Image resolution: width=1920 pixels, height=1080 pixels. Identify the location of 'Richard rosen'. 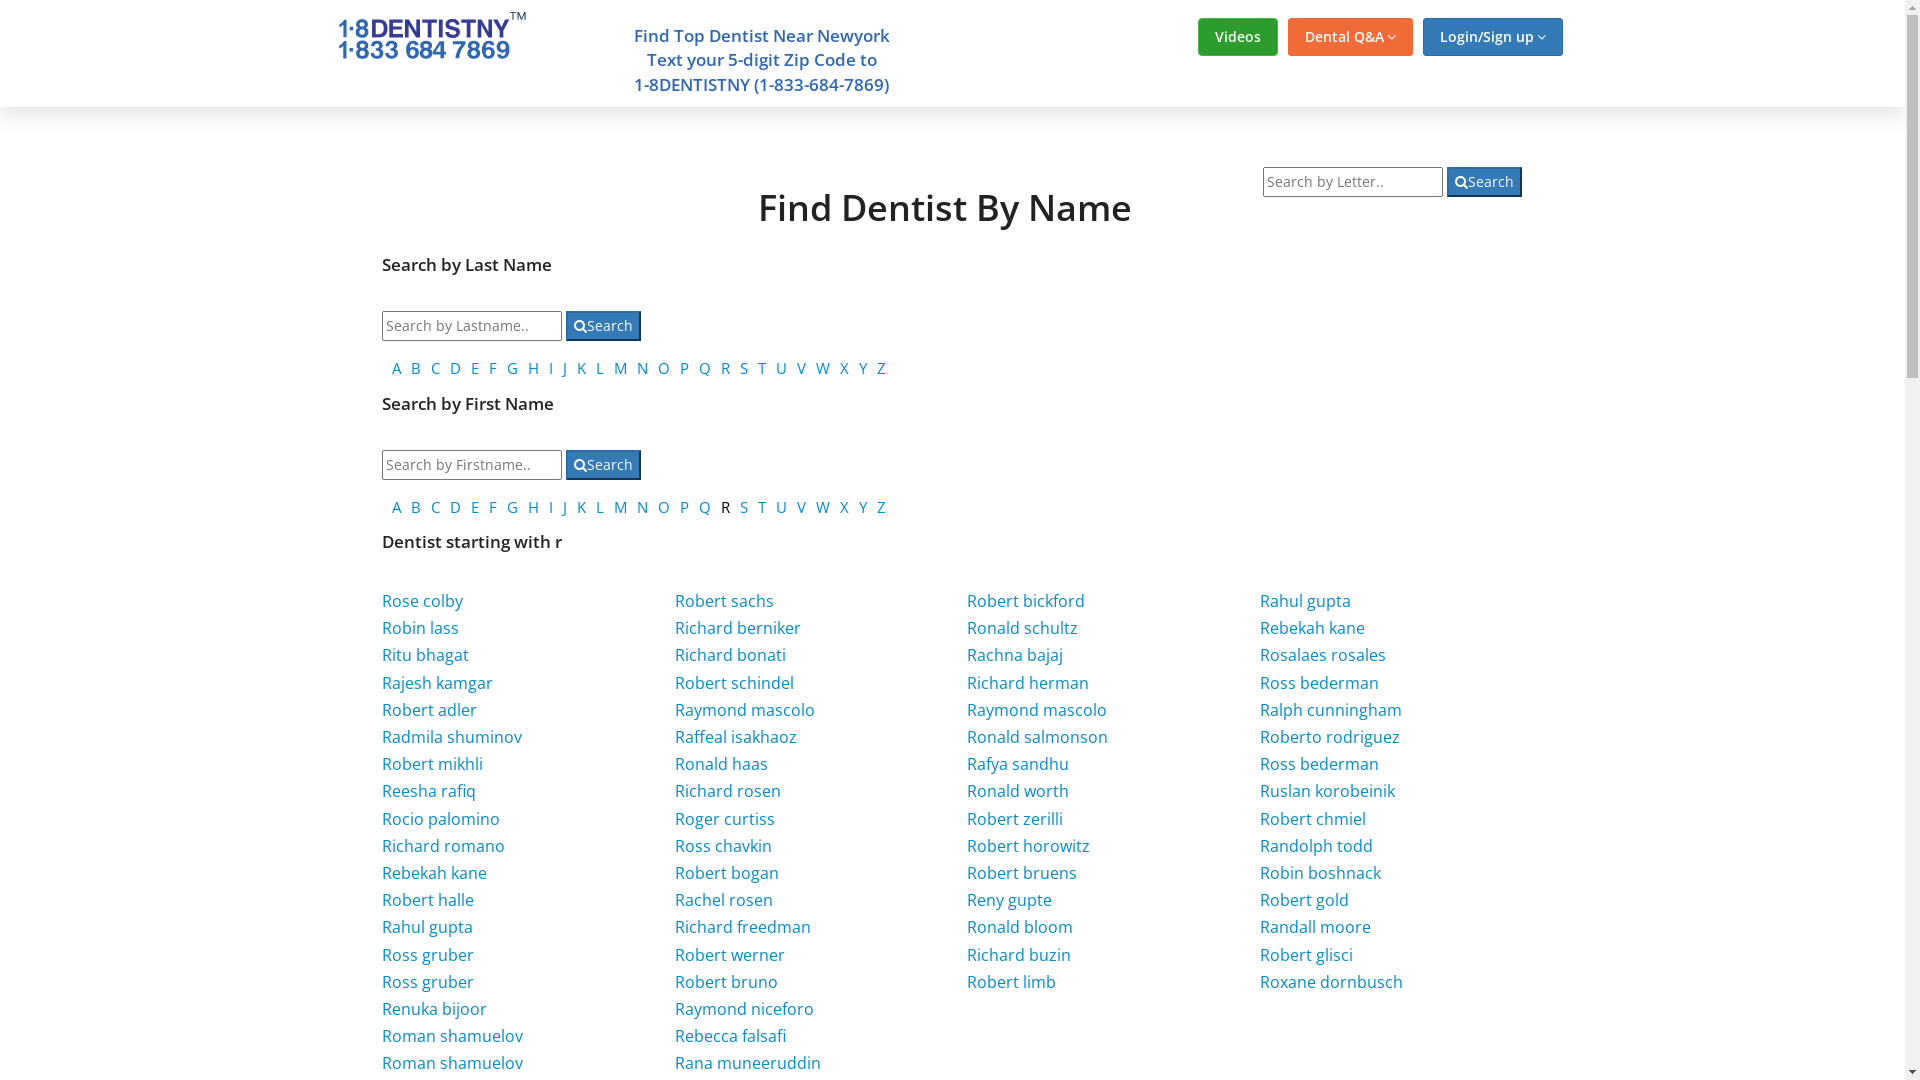
(727, 789).